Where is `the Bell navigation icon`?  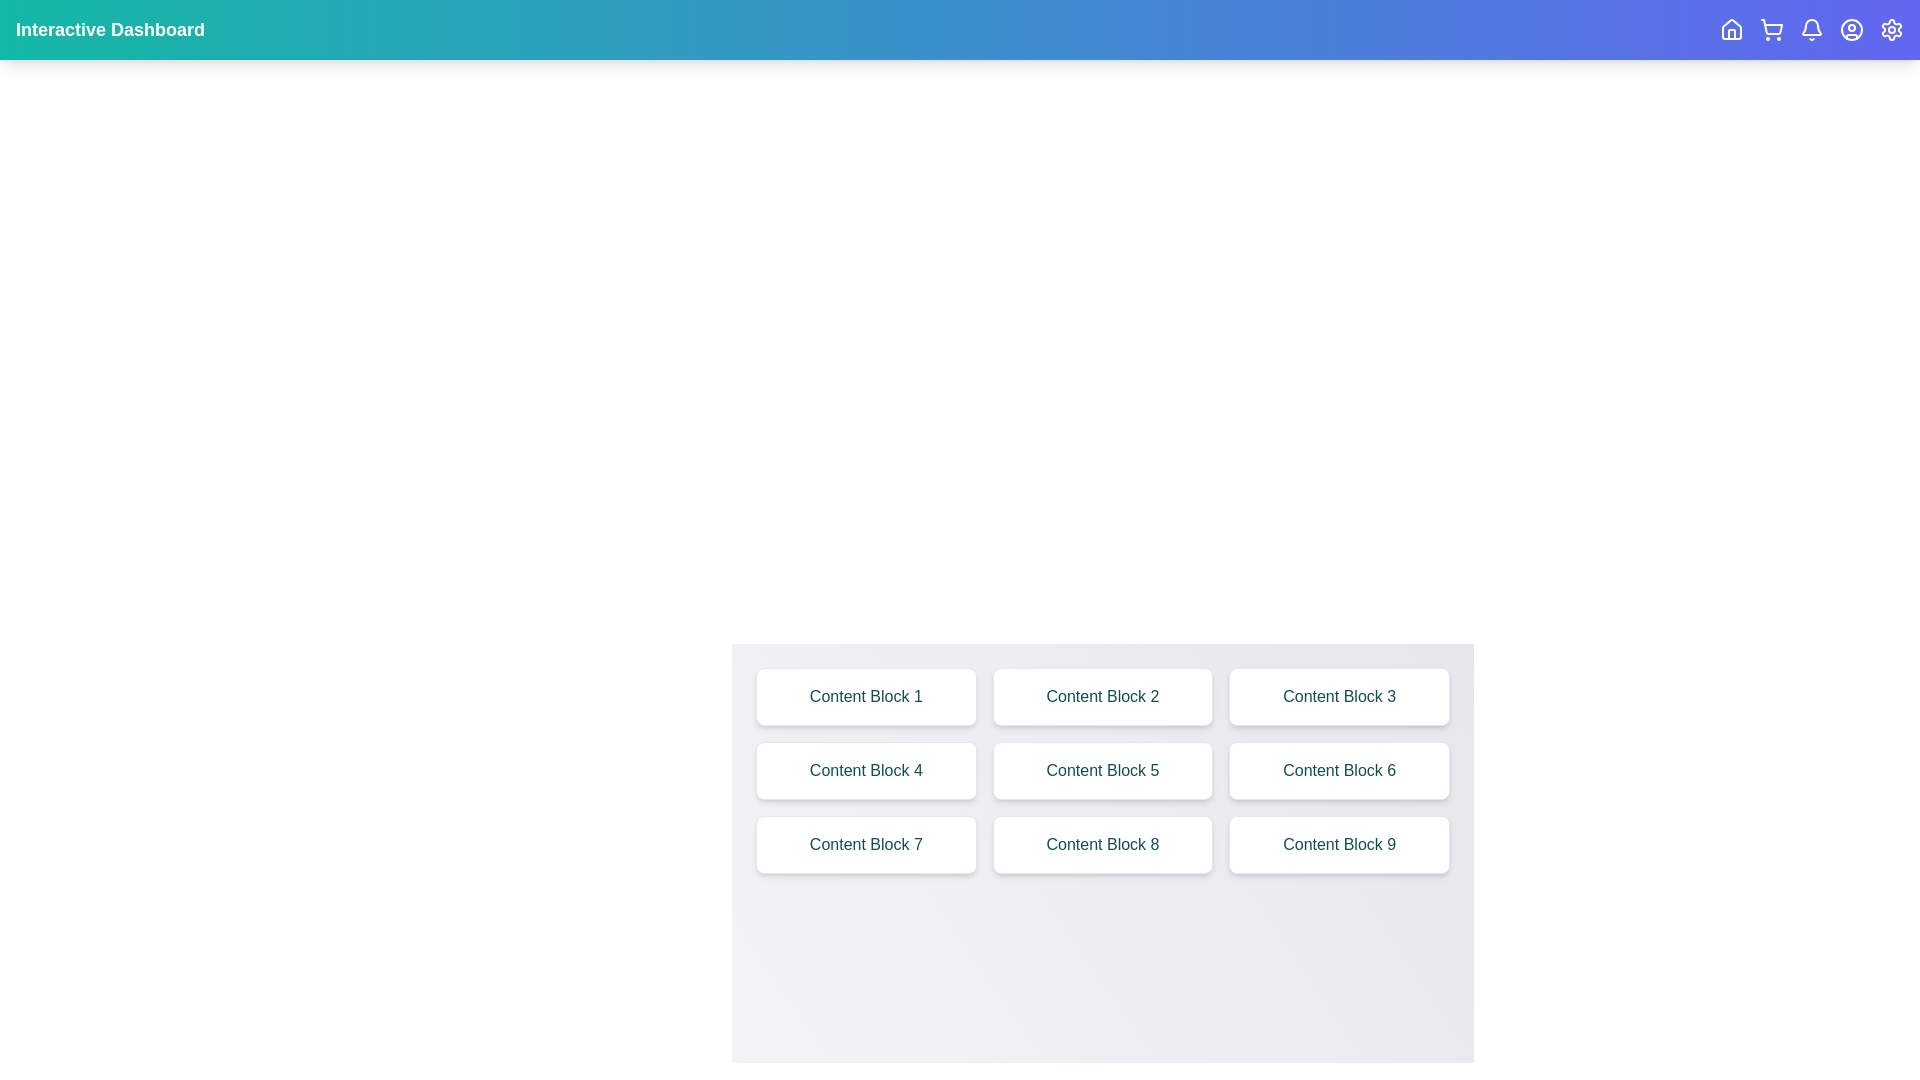 the Bell navigation icon is located at coordinates (1811, 30).